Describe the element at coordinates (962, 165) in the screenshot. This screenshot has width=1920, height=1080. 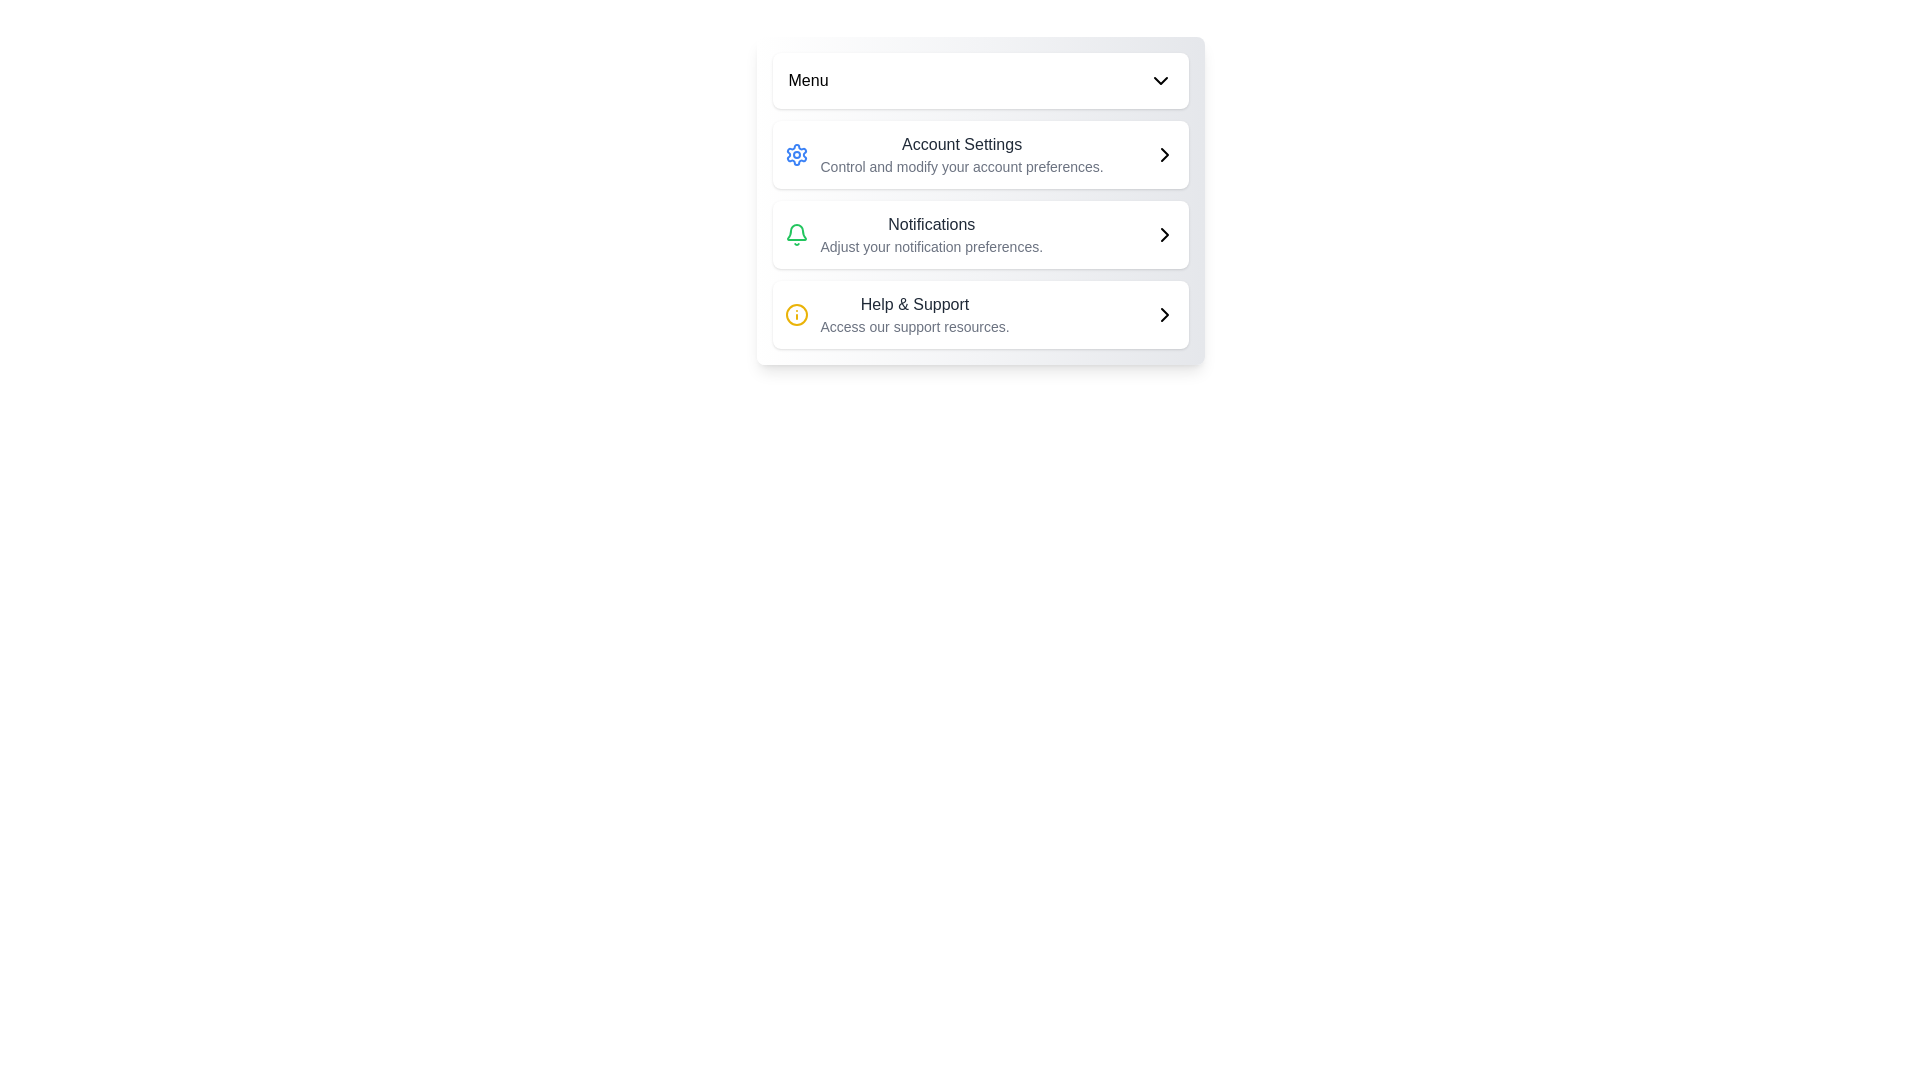
I see `the Informational Text element that provides additional explanatory information about the 'Account Settings' section, located directly below the 'Account Settings' text` at that location.